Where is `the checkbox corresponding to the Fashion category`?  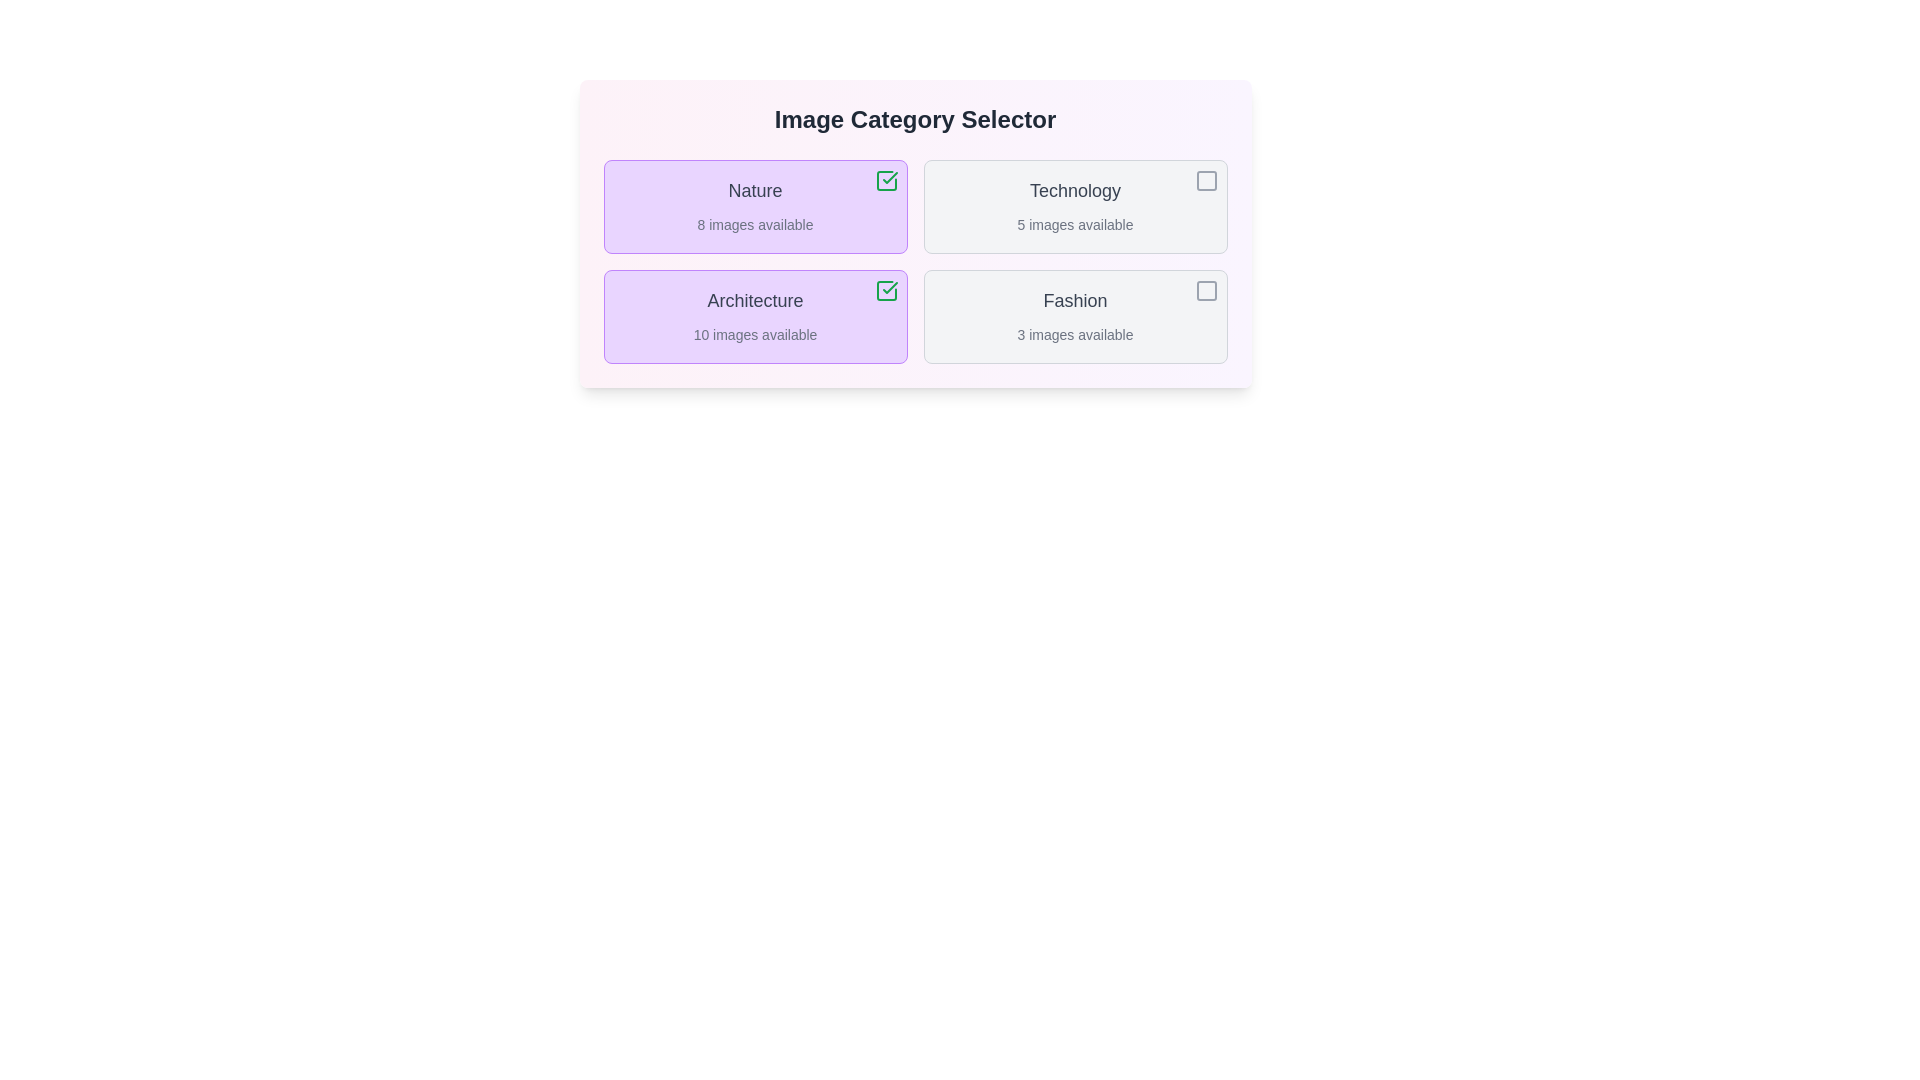 the checkbox corresponding to the Fashion category is located at coordinates (1205, 290).